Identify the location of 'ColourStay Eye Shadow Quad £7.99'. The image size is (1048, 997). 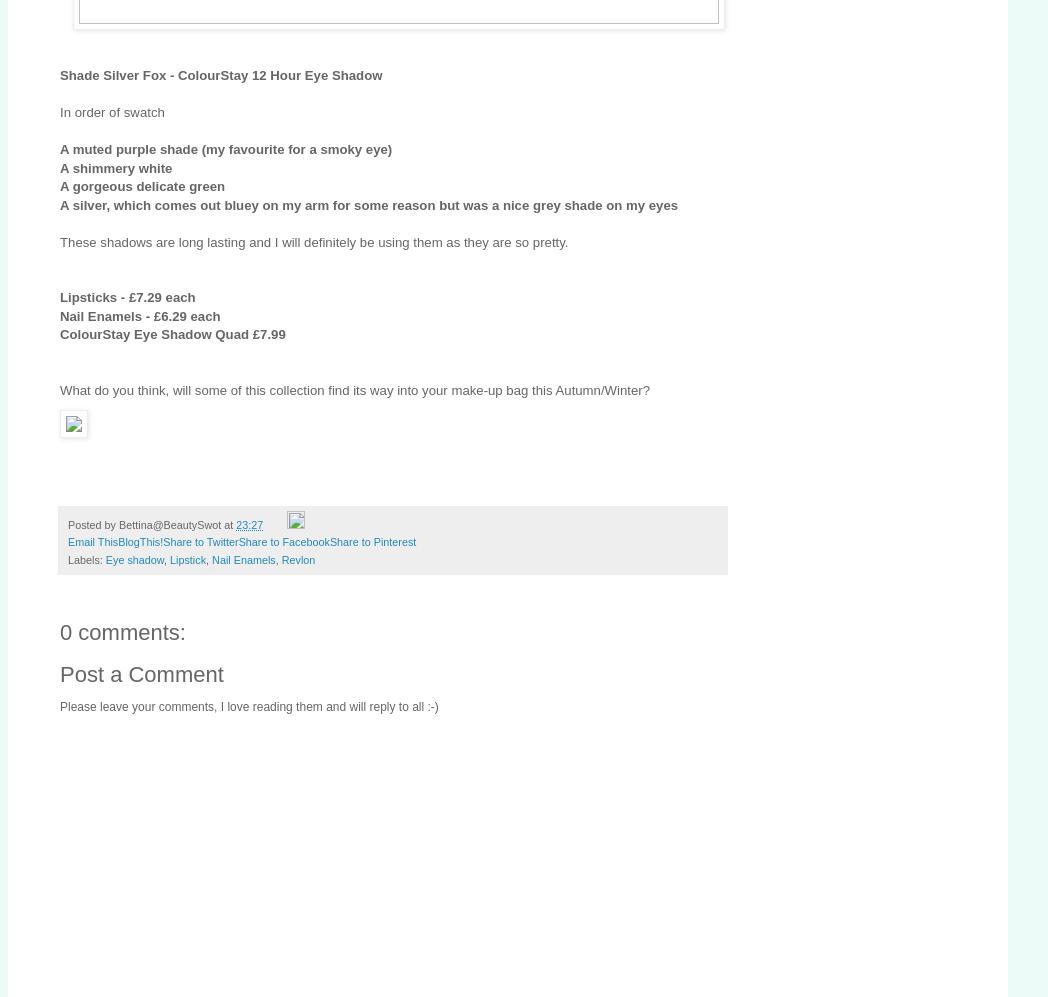
(172, 333).